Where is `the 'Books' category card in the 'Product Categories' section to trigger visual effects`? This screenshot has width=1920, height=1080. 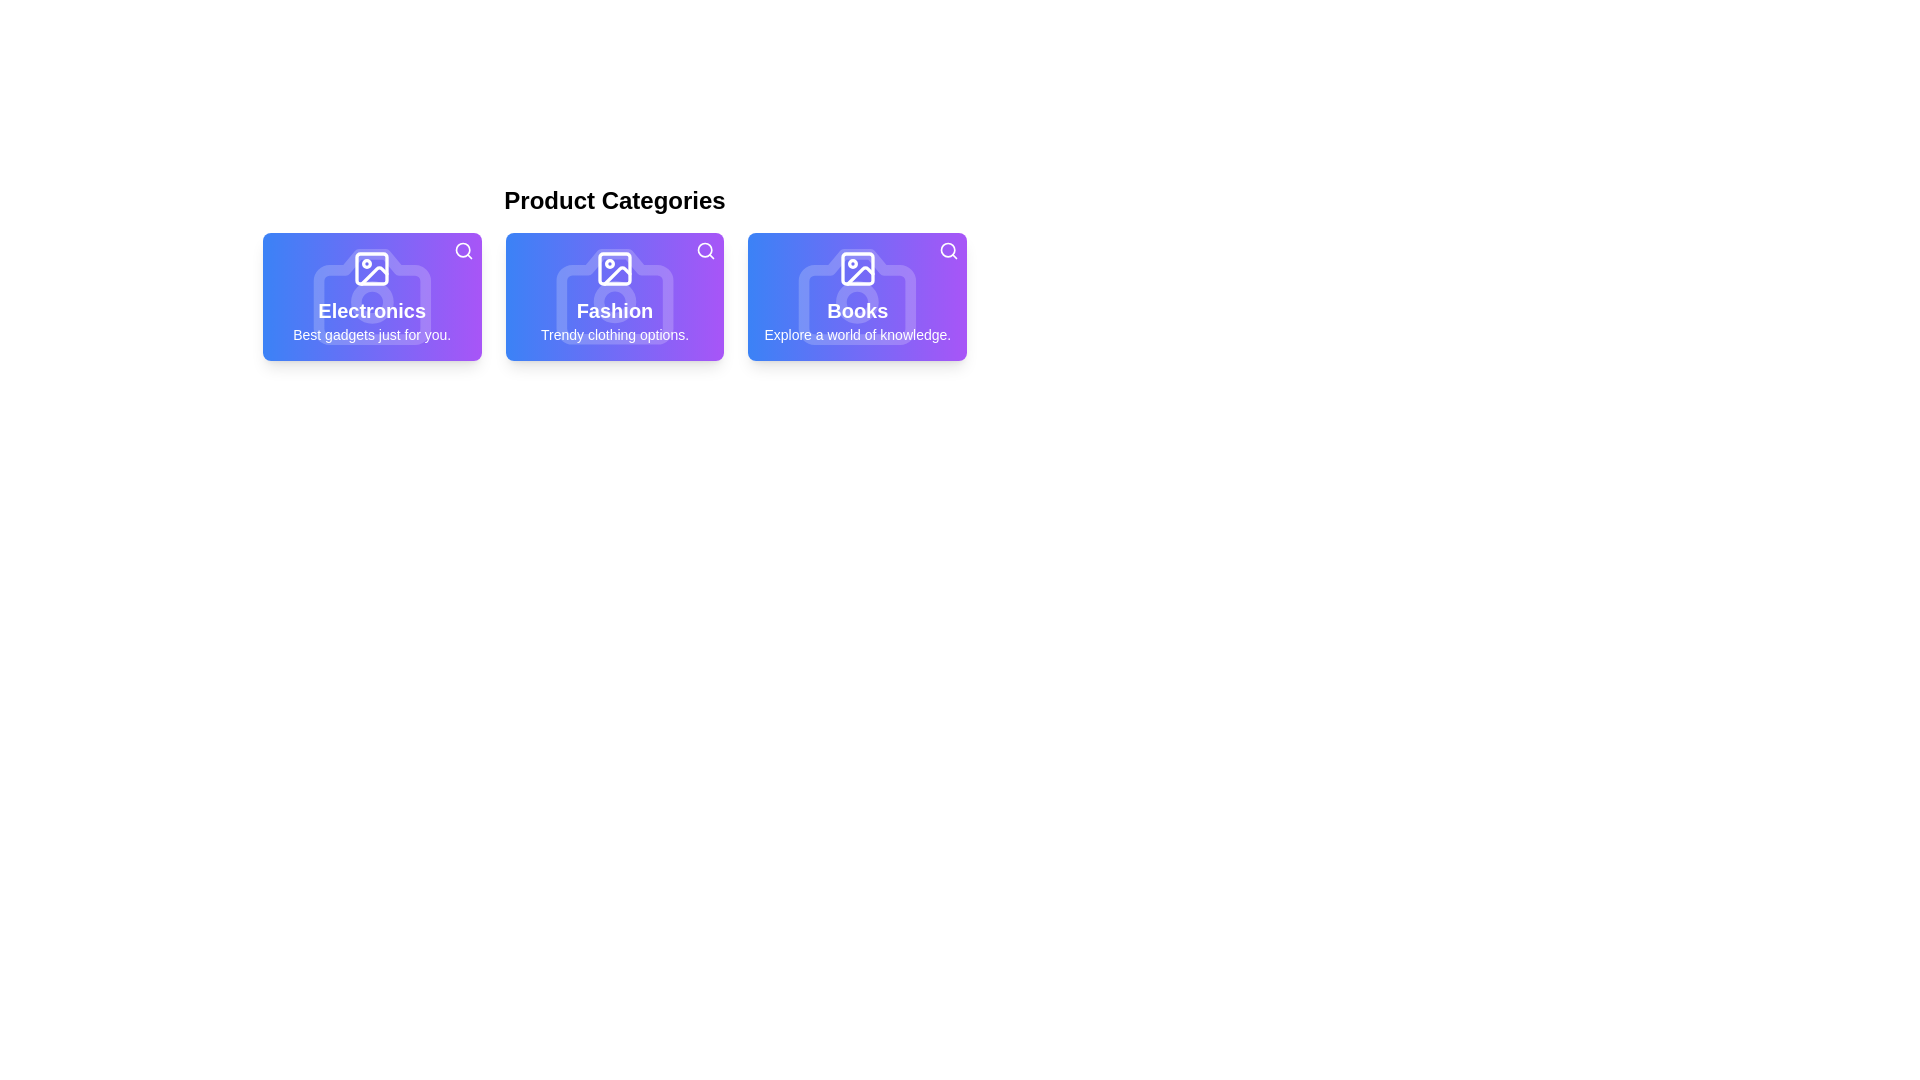
the 'Books' category card in the 'Product Categories' section to trigger visual effects is located at coordinates (857, 297).